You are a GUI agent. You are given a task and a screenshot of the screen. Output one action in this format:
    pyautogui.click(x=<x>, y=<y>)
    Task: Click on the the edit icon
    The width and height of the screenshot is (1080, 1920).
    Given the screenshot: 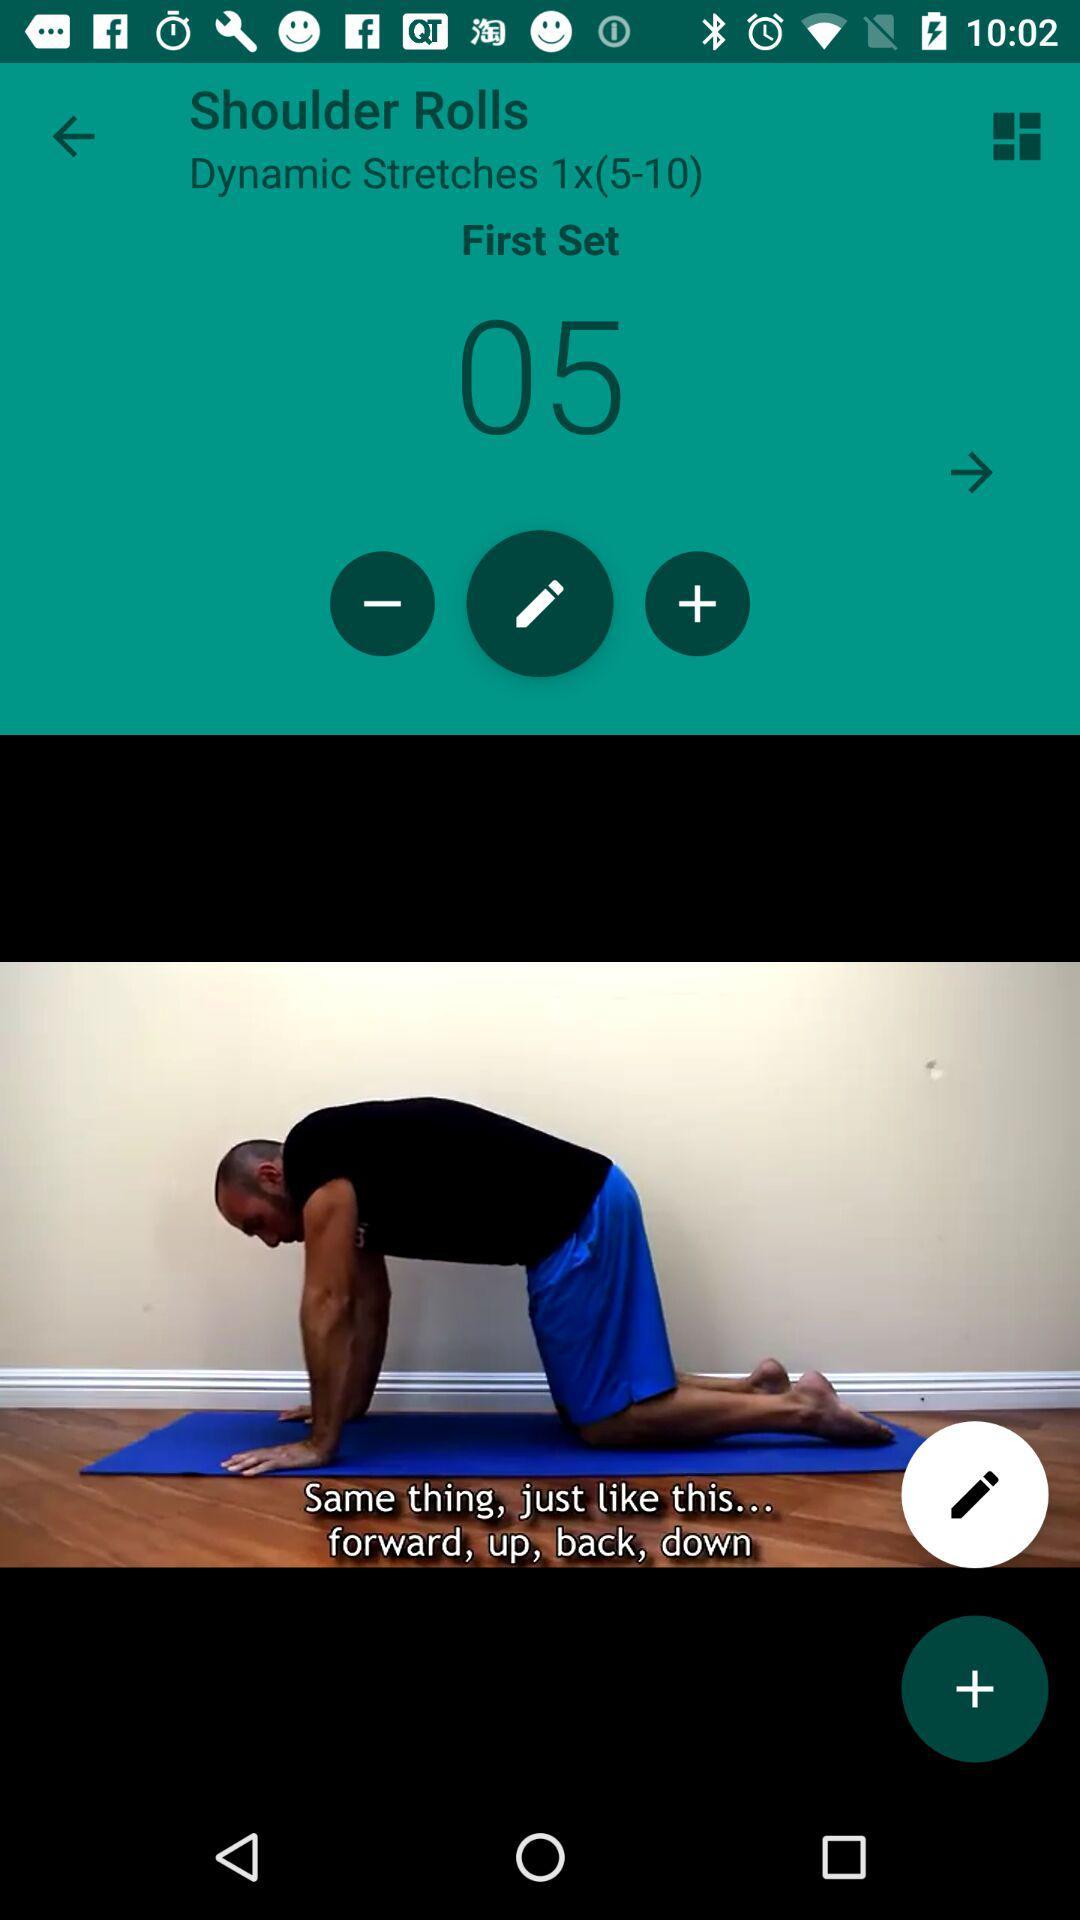 What is the action you would take?
    pyautogui.click(x=540, y=646)
    